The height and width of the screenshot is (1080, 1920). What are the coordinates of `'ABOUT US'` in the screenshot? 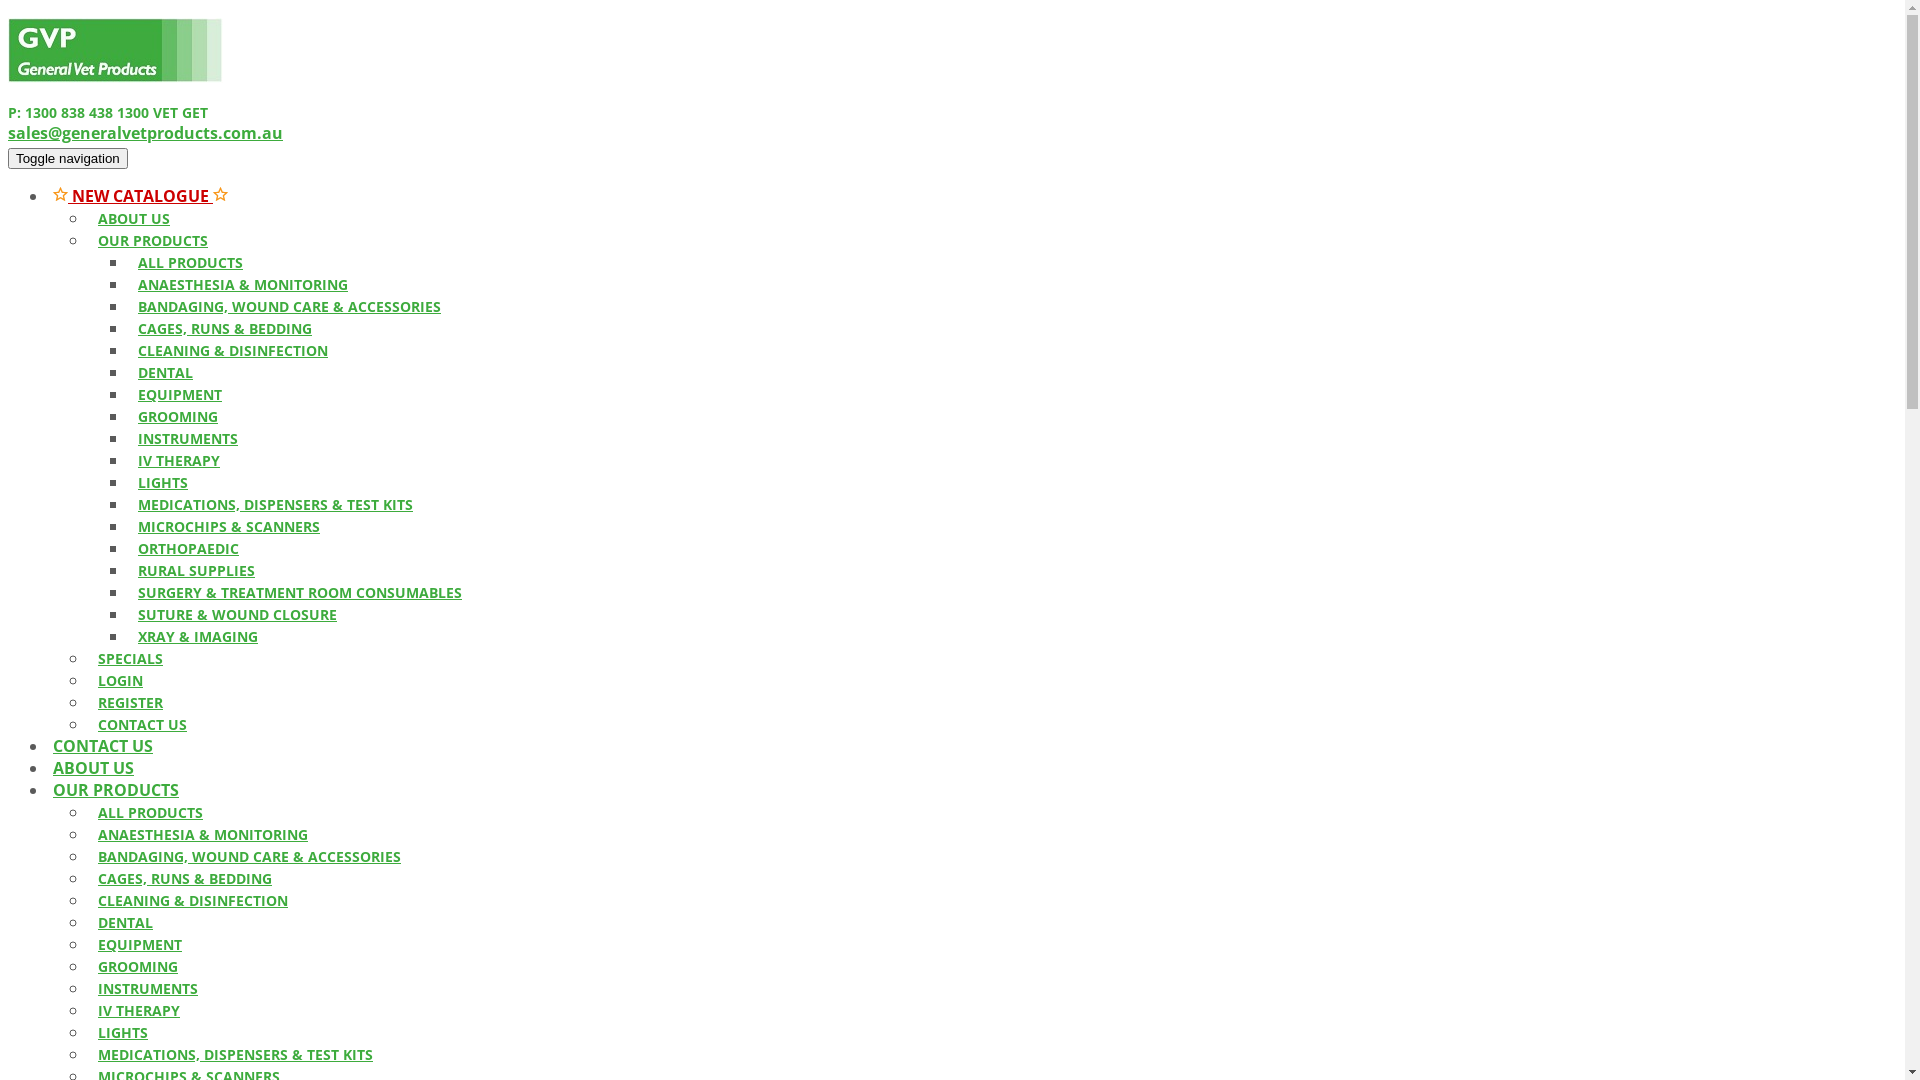 It's located at (92, 766).